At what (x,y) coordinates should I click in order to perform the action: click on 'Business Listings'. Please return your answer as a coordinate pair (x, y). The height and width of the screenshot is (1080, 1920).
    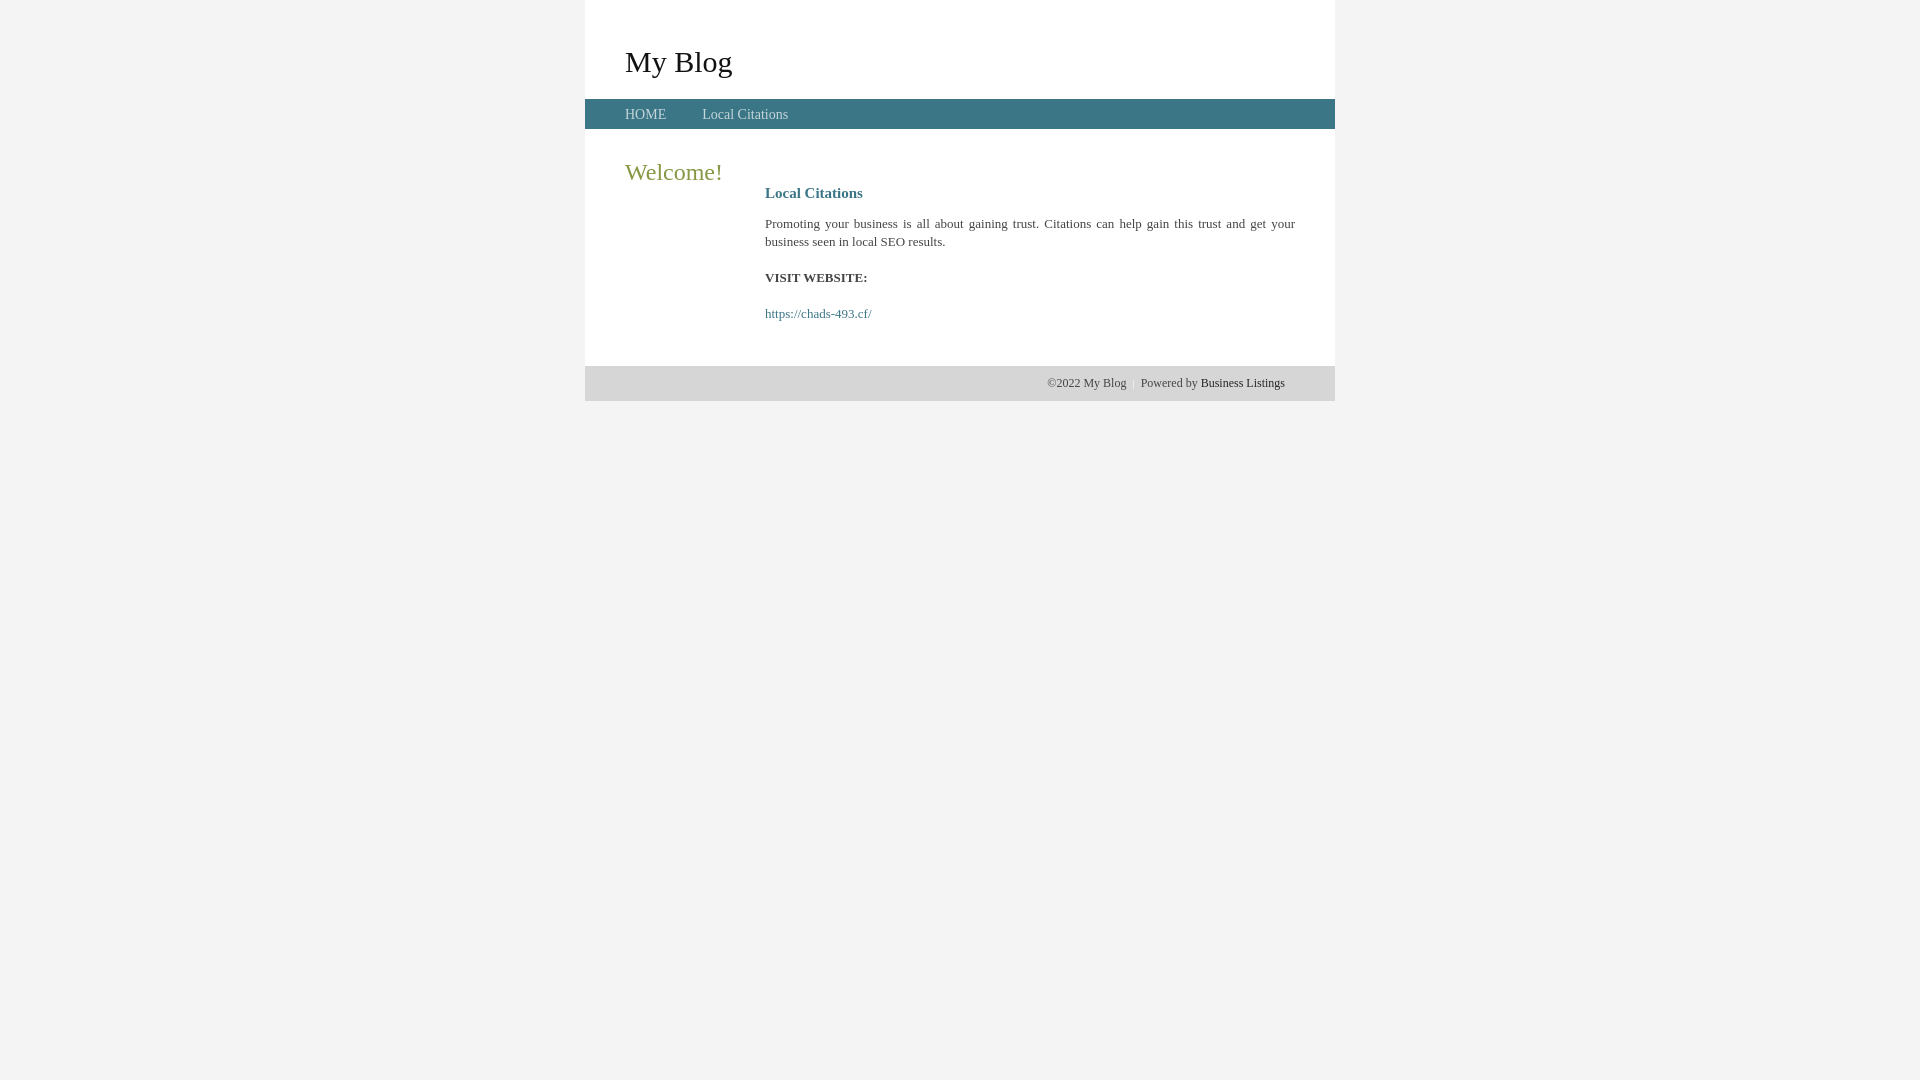
    Looking at the image, I should click on (1242, 382).